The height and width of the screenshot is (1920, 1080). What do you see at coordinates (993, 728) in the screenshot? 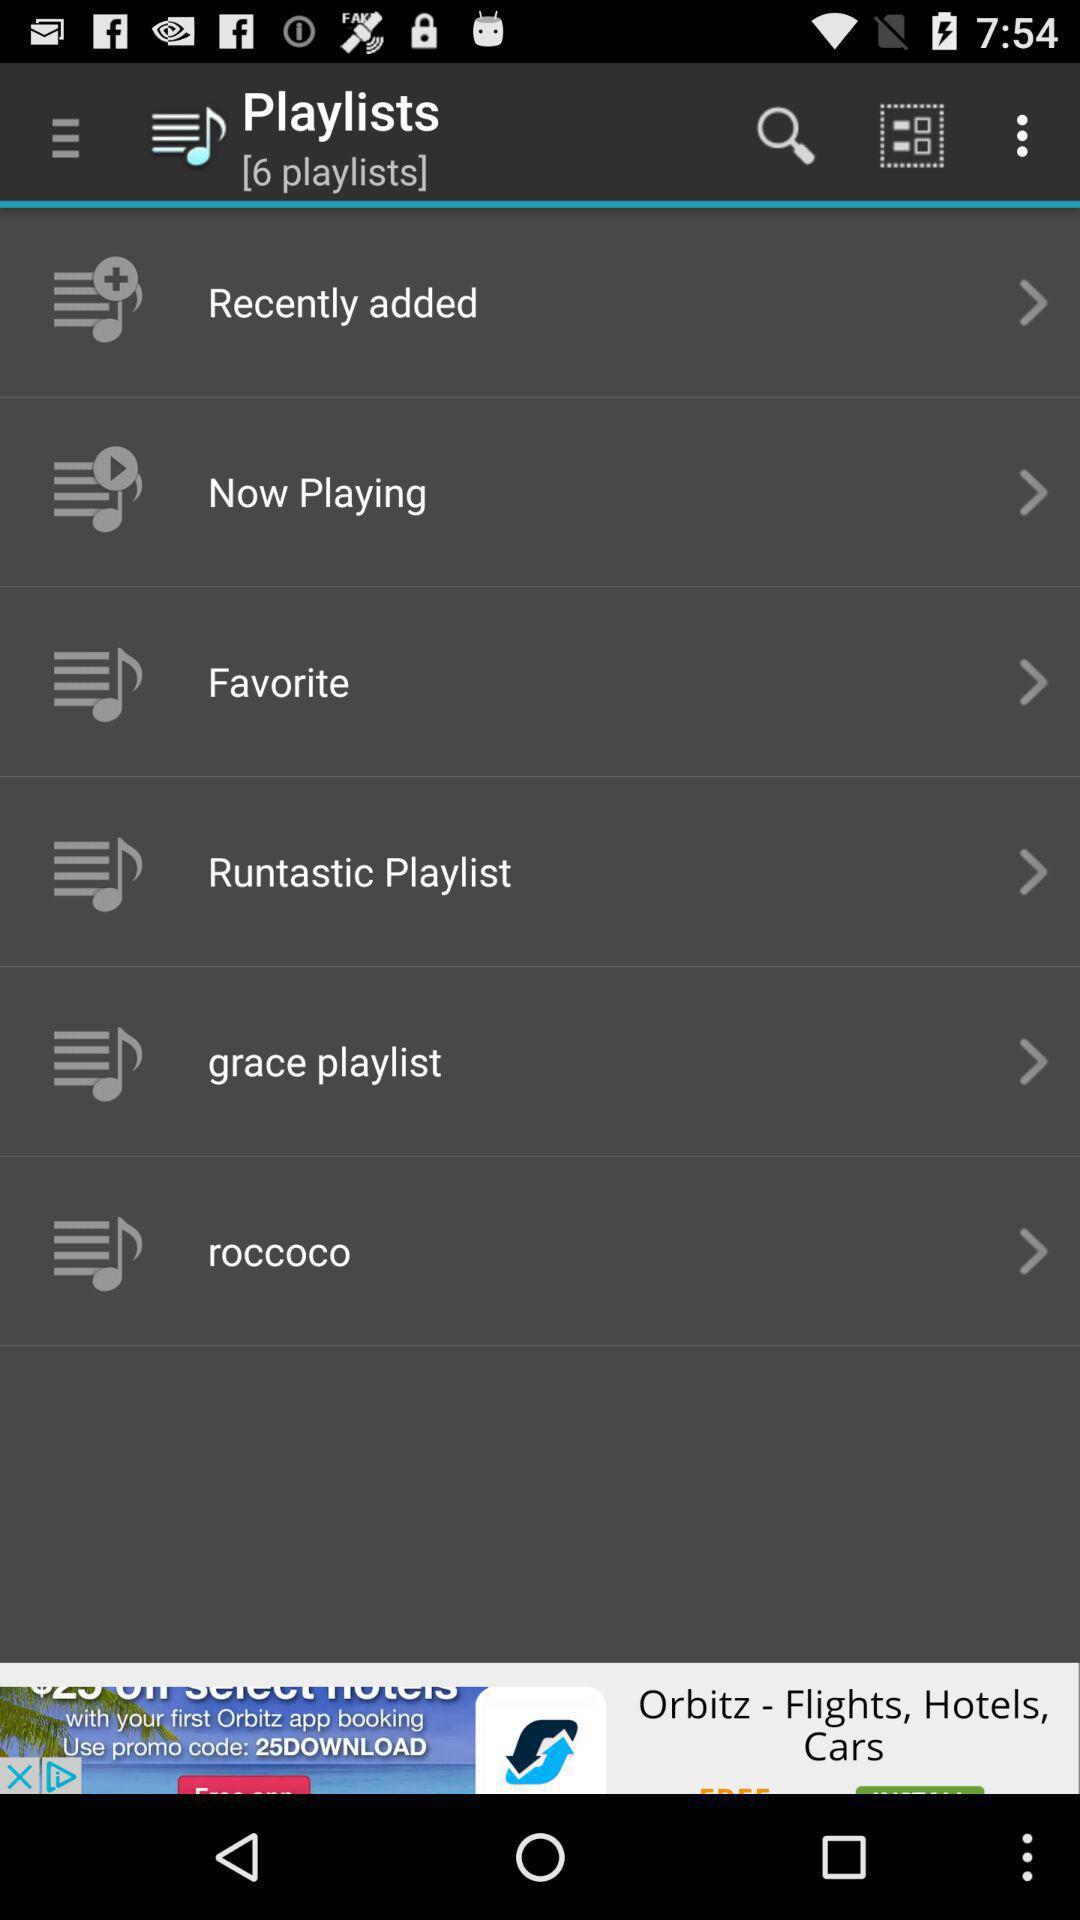
I see `the arrow_forward icon` at bounding box center [993, 728].